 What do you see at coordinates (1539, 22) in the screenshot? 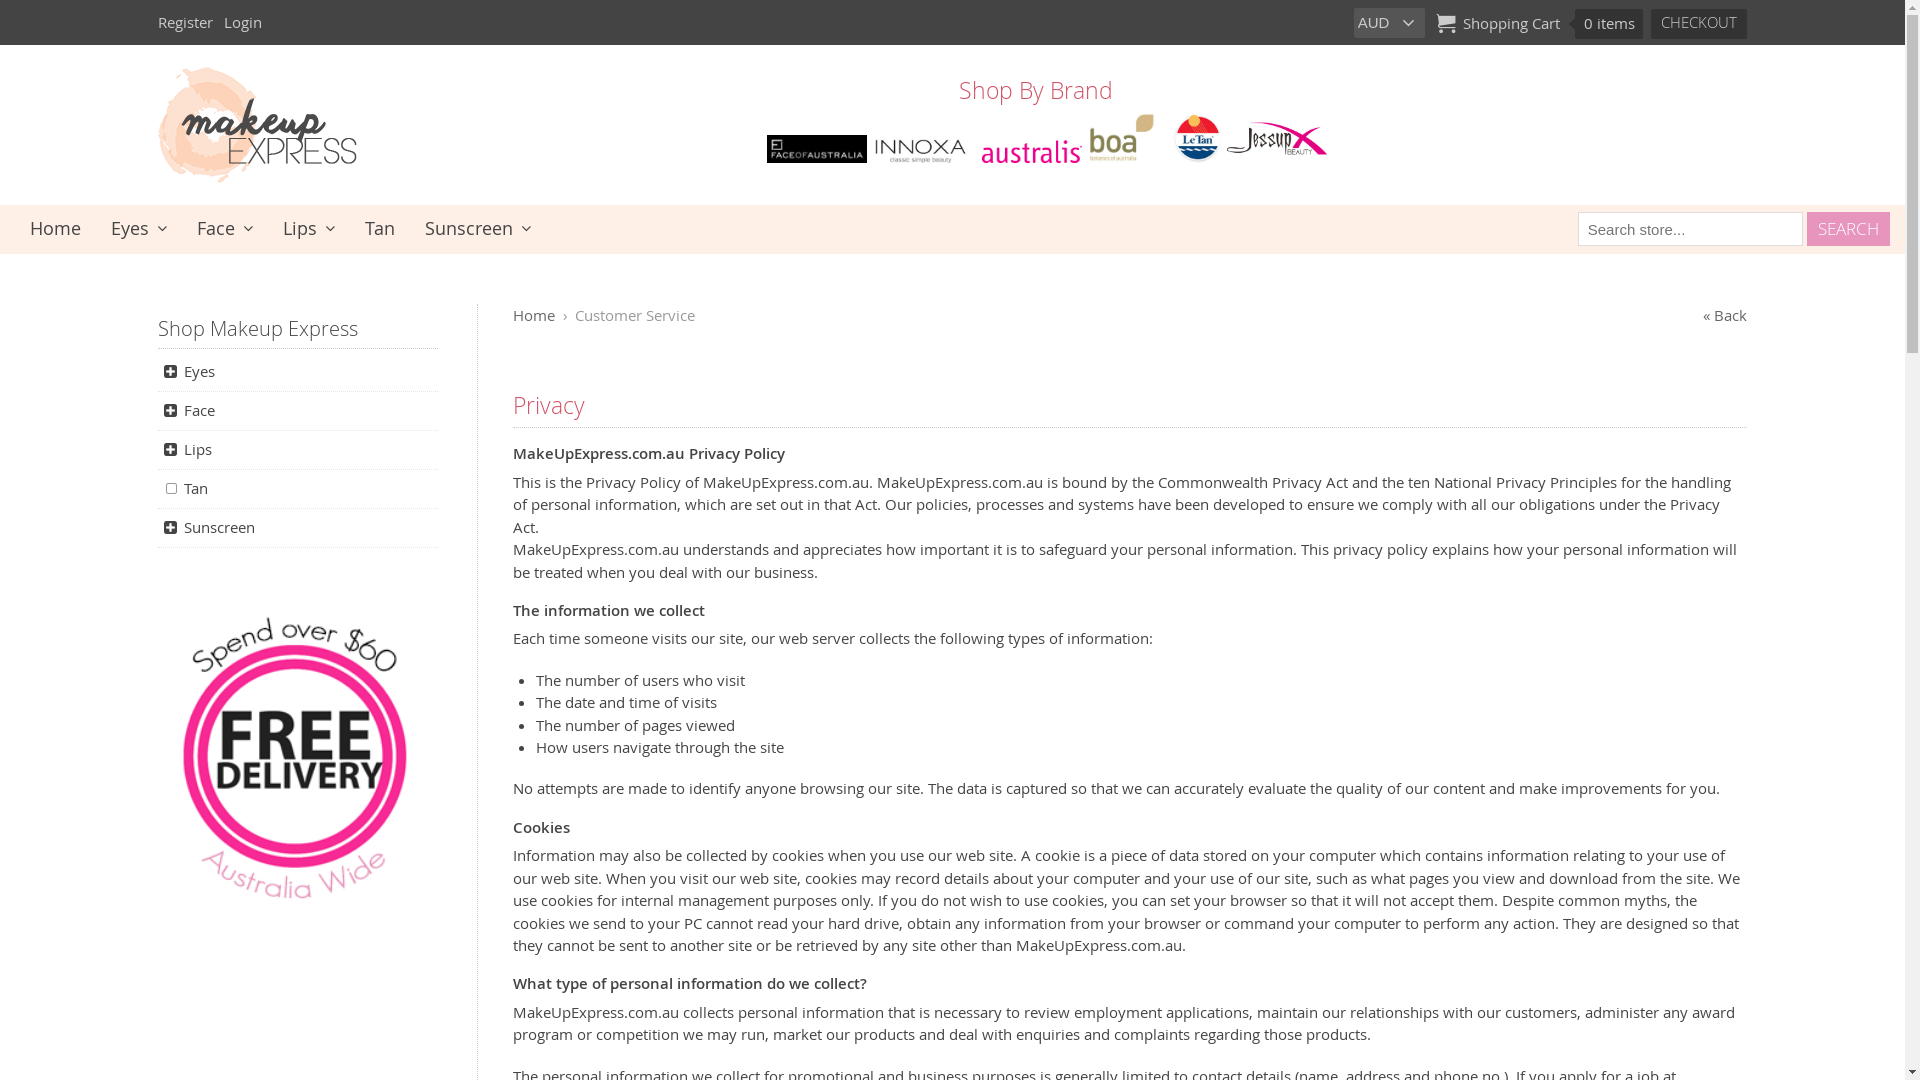
I see `'Shopping Cart 0 items'` at bounding box center [1539, 22].